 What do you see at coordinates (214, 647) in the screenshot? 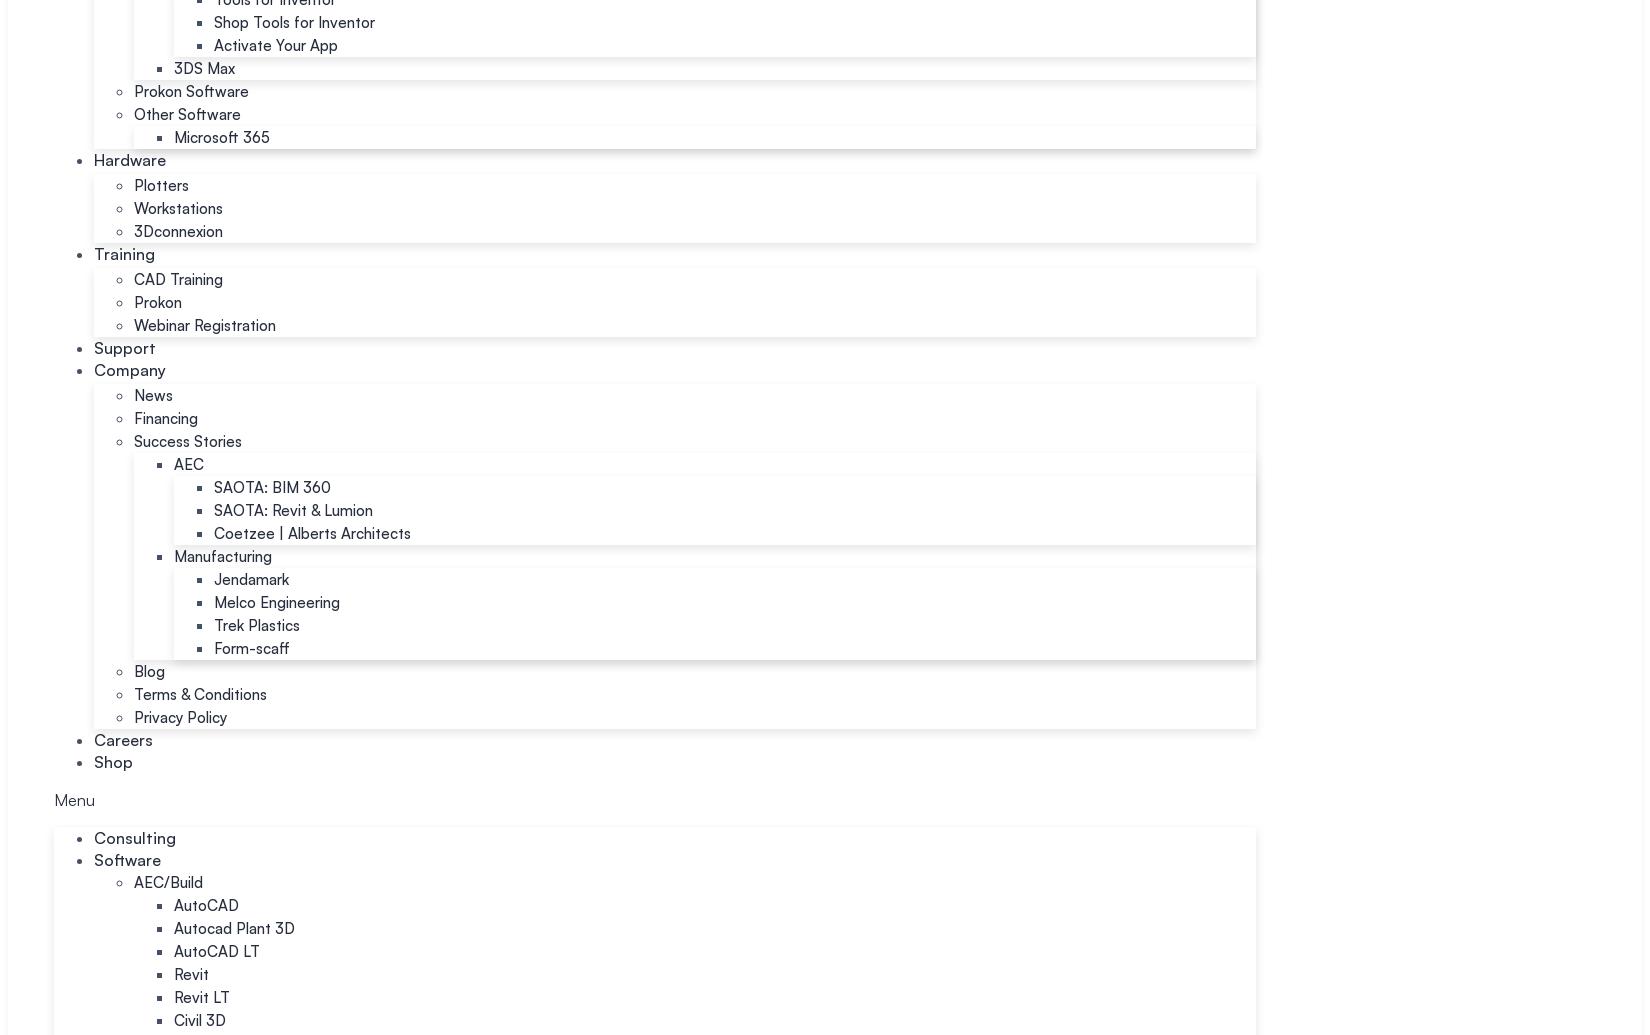
I see `'Form-scaff'` at bounding box center [214, 647].